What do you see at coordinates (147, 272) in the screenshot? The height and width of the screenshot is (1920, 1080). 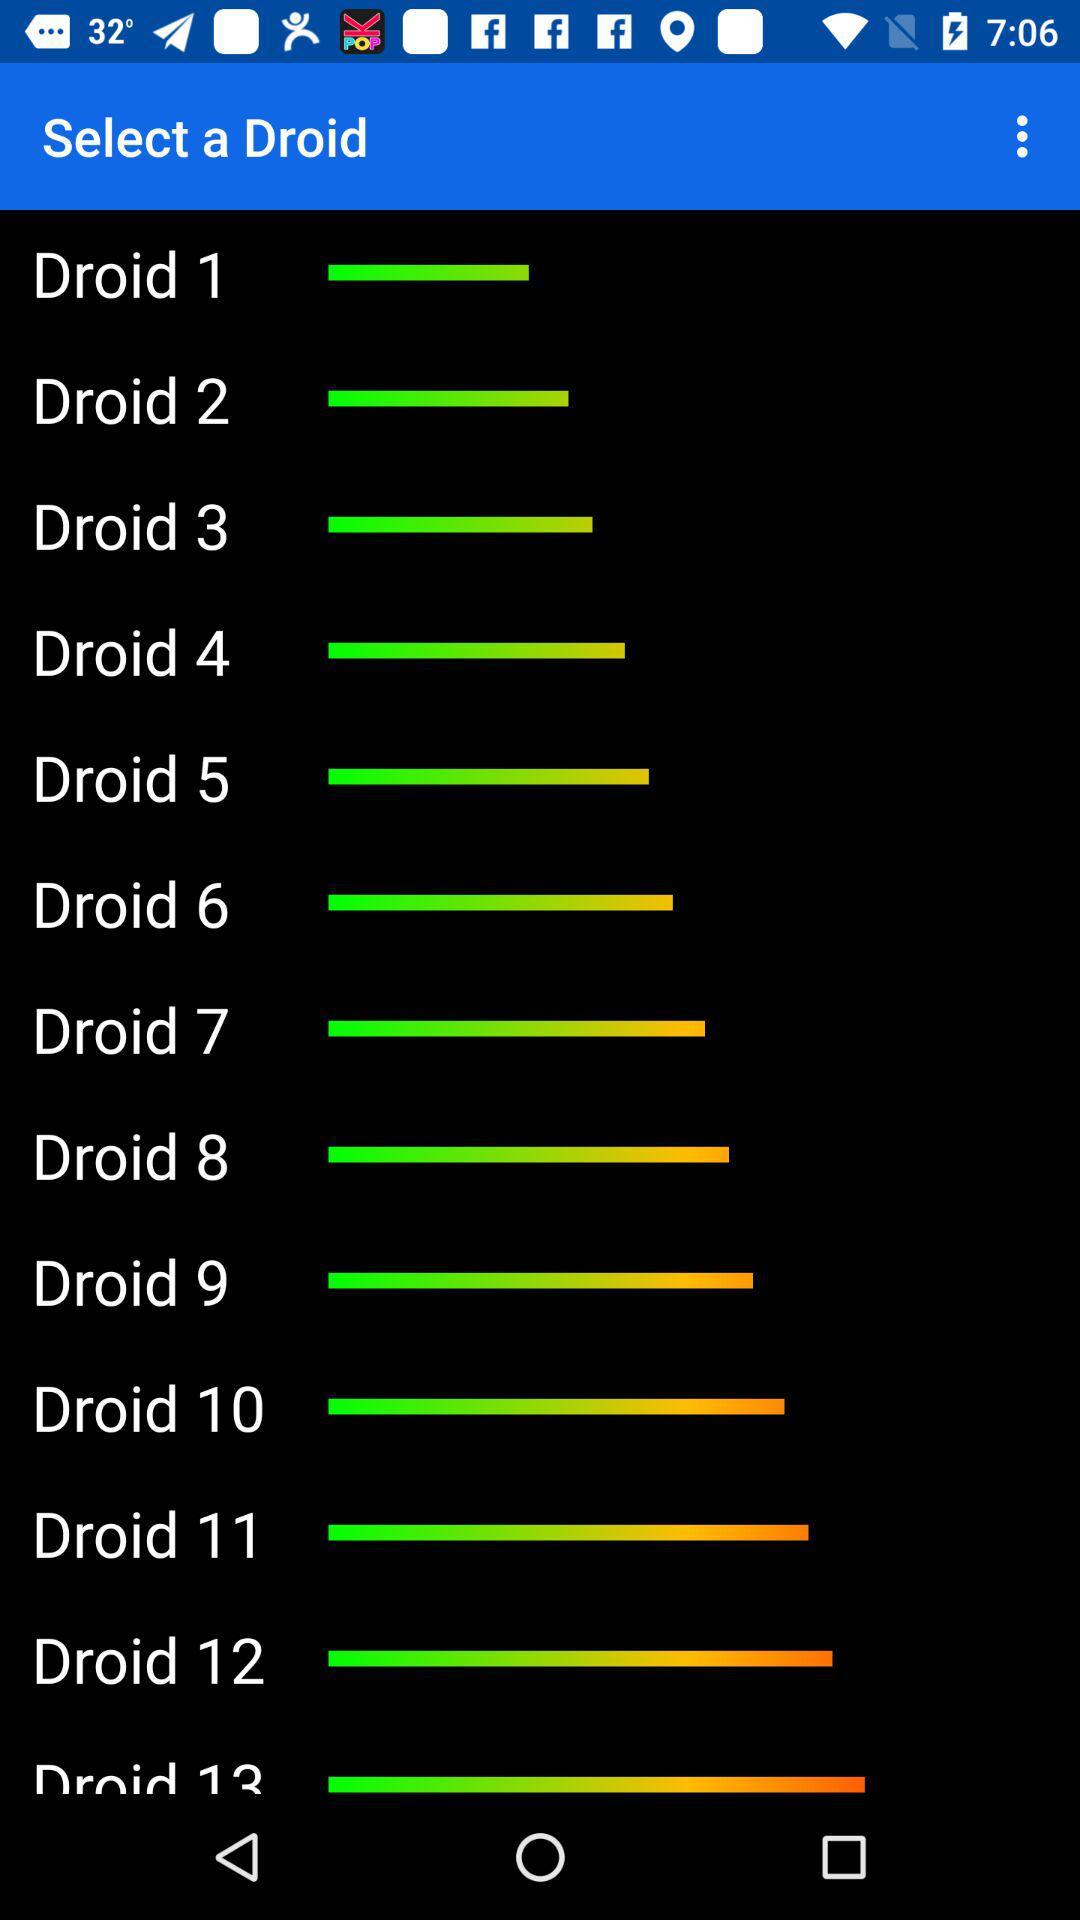 I see `the droid 1 item` at bounding box center [147, 272].